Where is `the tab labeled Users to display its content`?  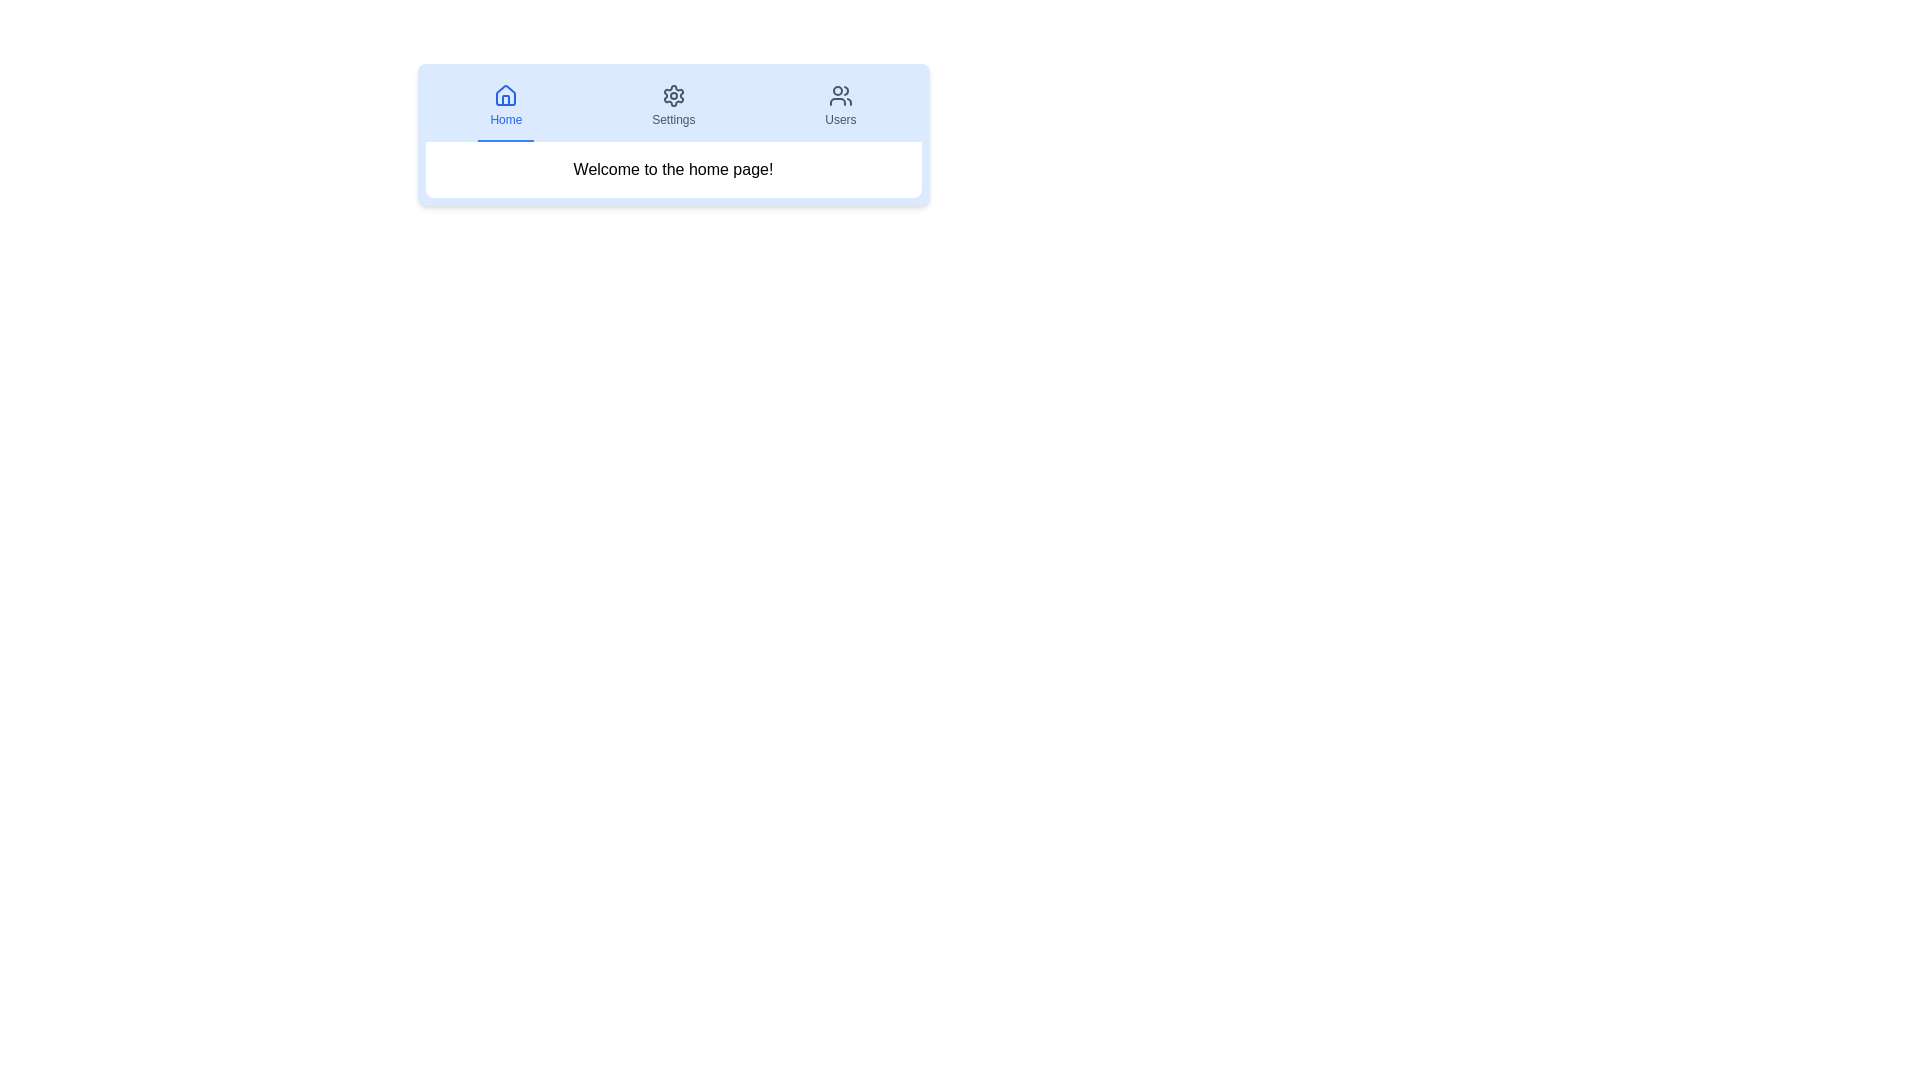
the tab labeled Users to display its content is located at coordinates (840, 107).